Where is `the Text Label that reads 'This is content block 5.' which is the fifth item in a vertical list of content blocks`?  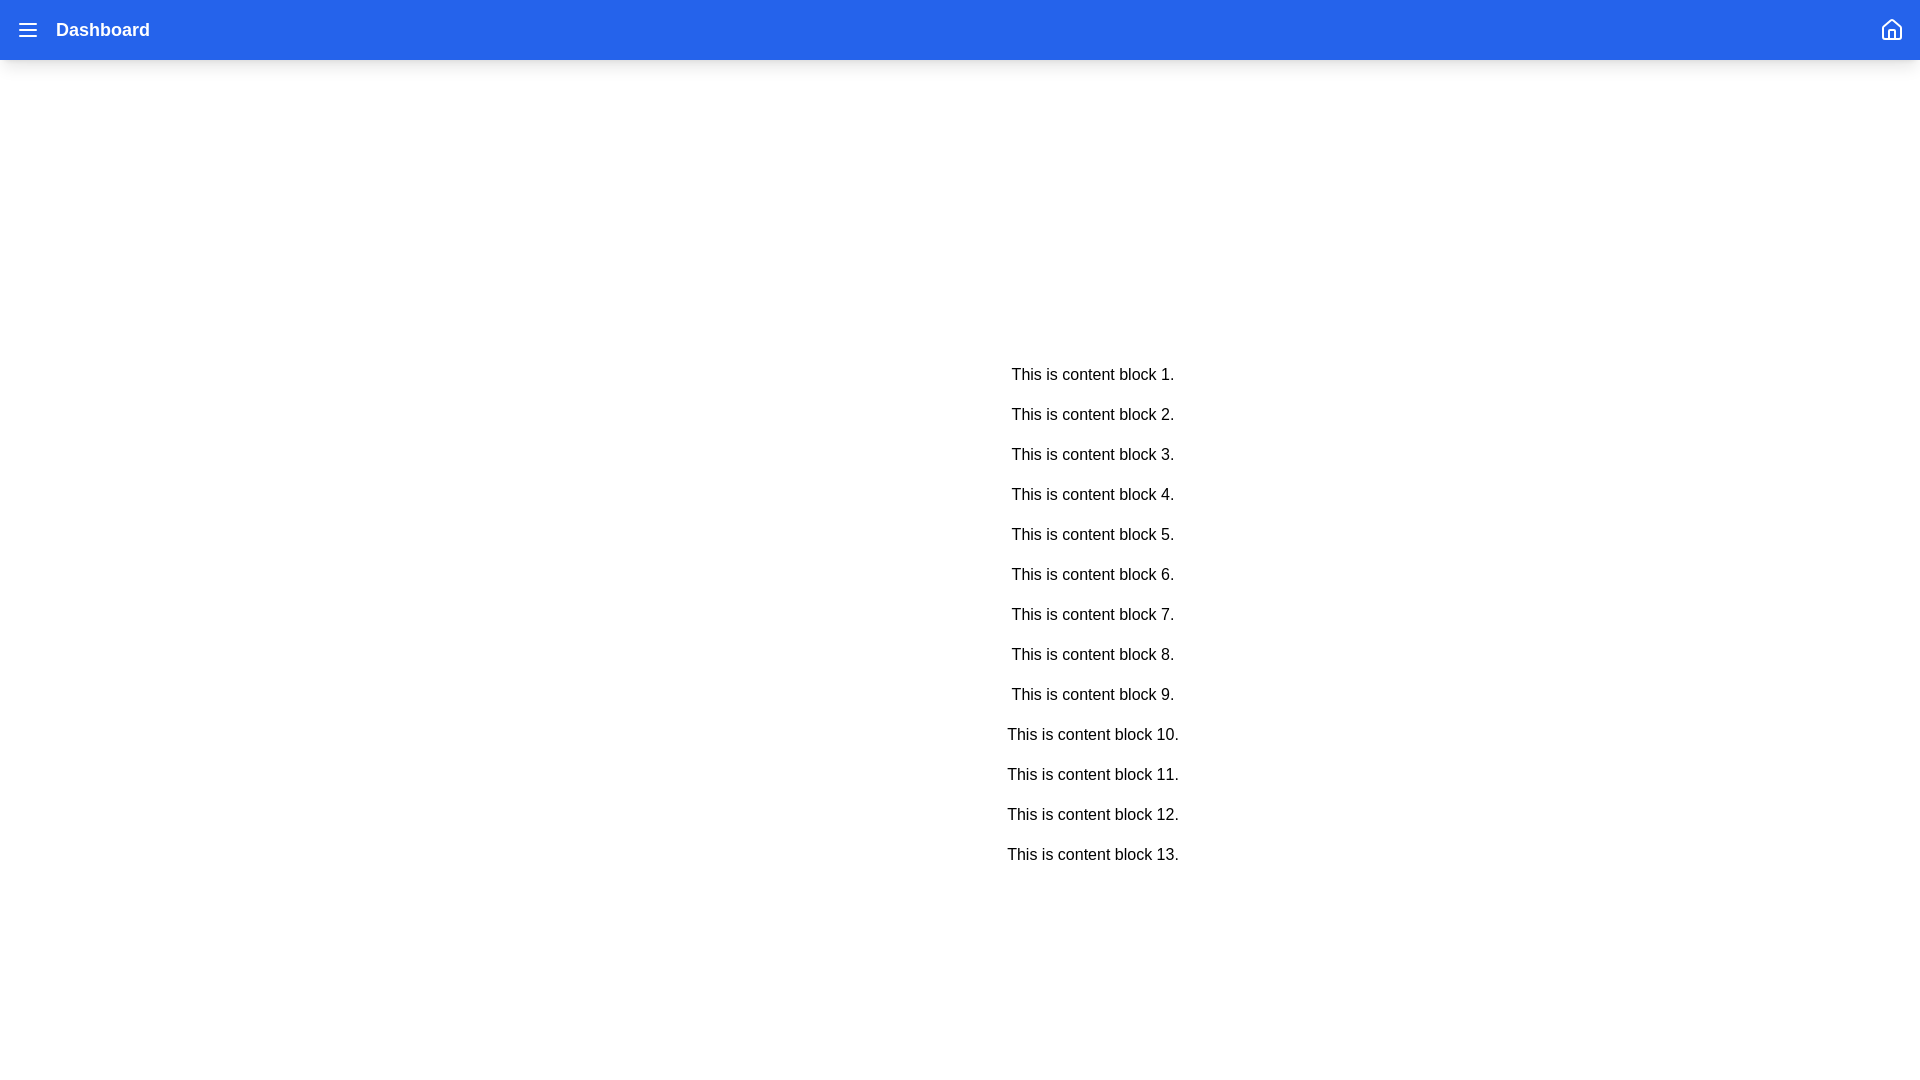
the Text Label that reads 'This is content block 5.' which is the fifth item in a vertical list of content blocks is located at coordinates (1092, 534).